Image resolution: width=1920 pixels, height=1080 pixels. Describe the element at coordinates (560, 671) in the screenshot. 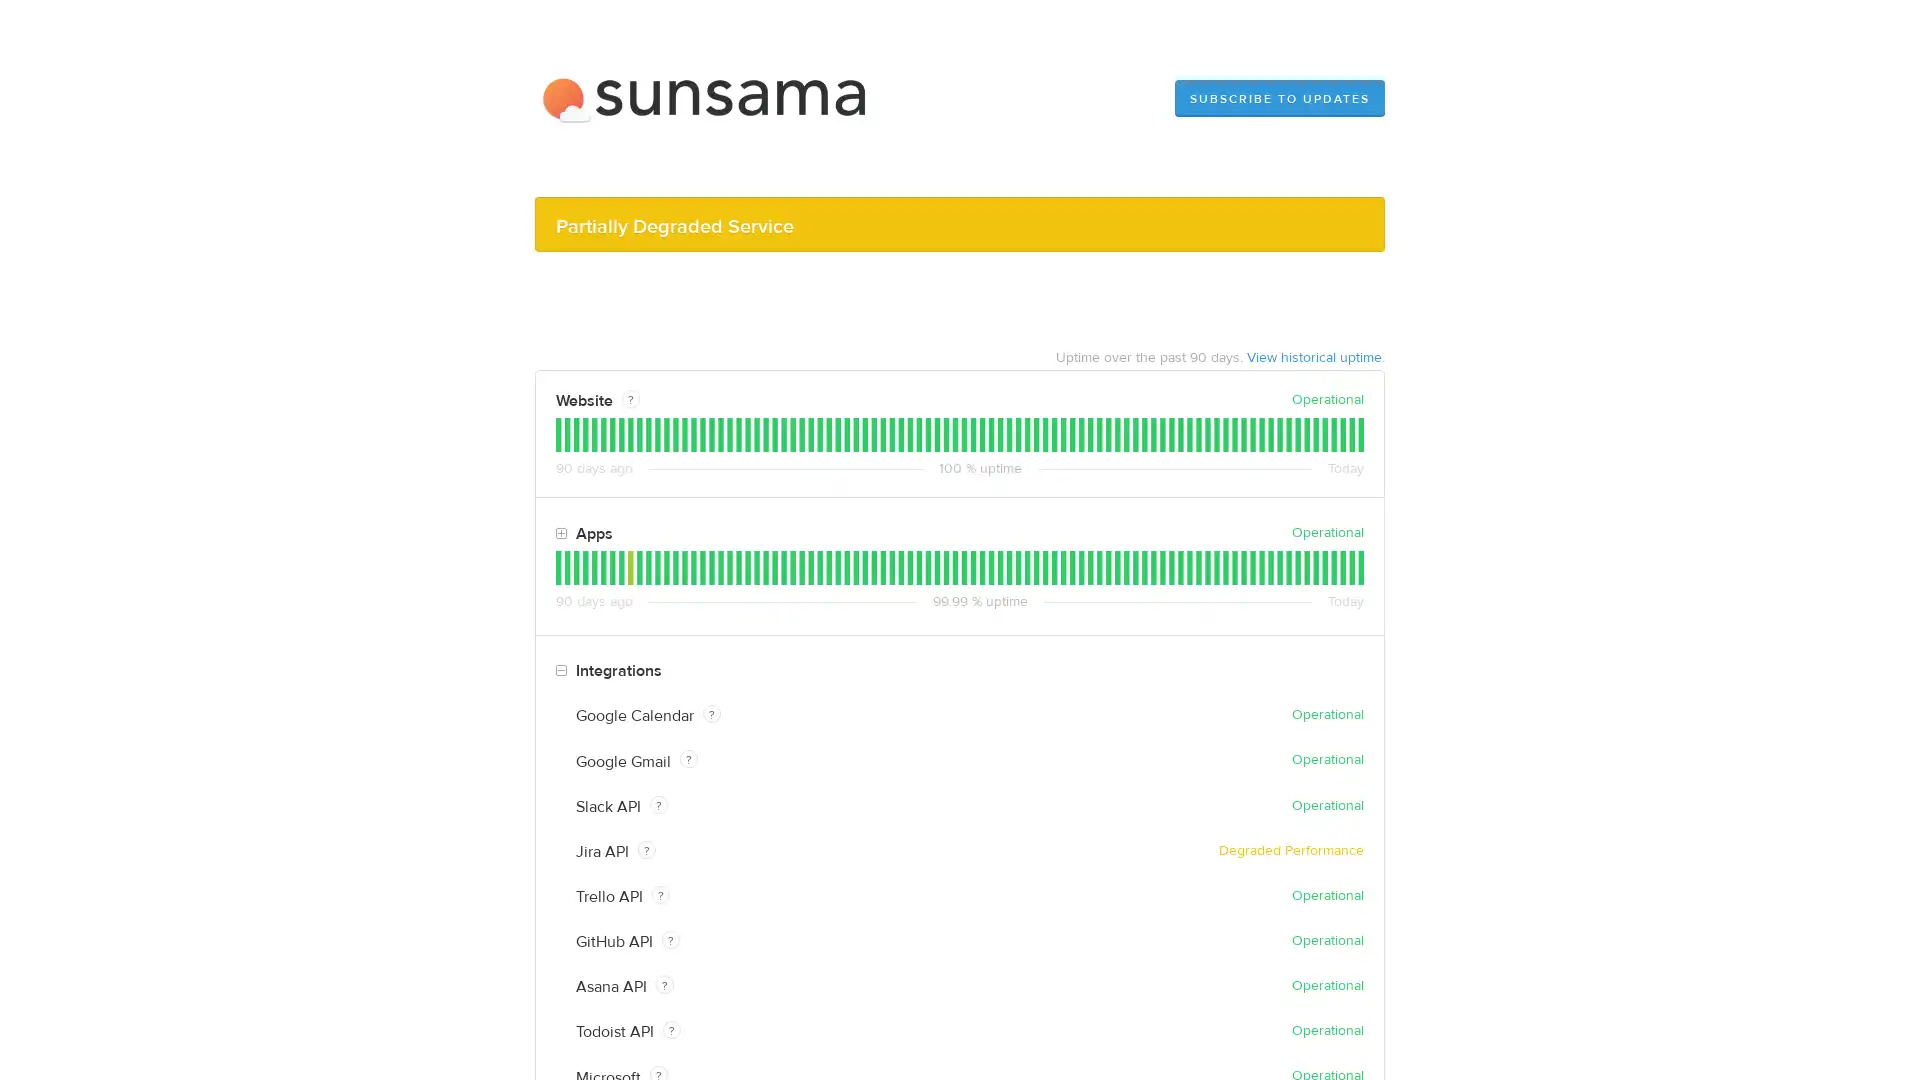

I see `Toggle Integrations` at that location.